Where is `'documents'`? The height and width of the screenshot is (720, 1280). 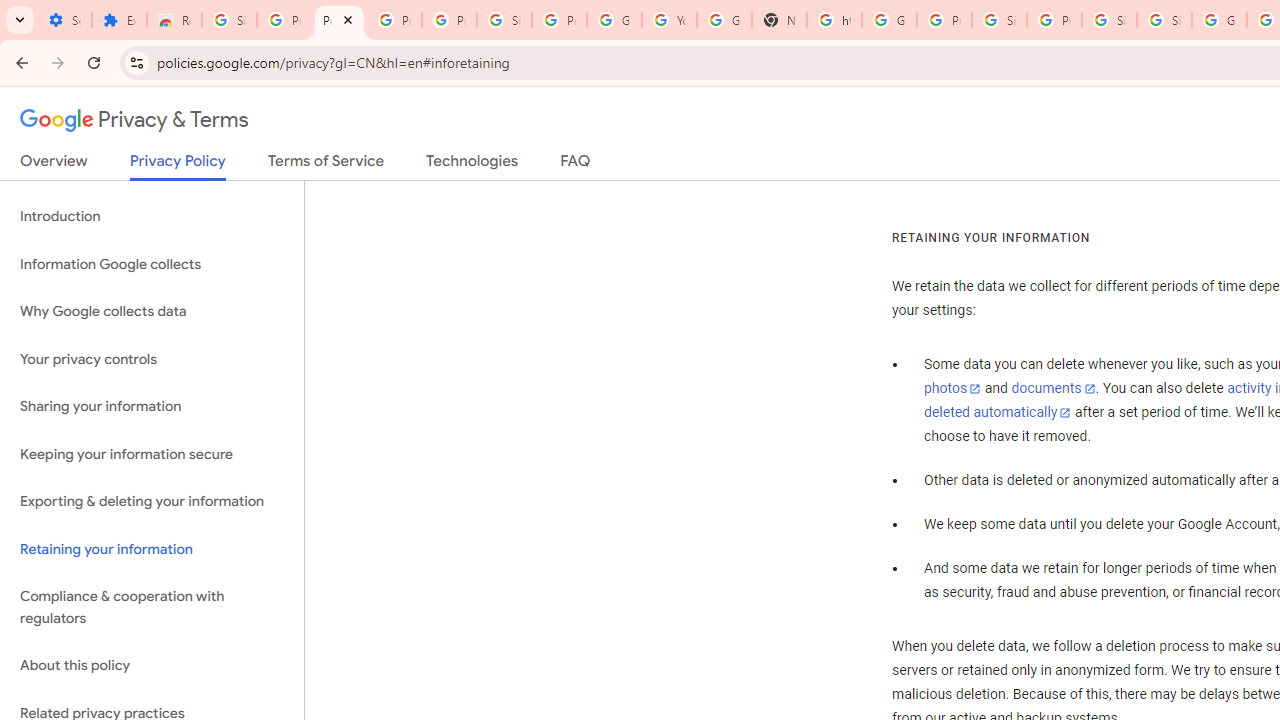 'documents' is located at coordinates (1052, 389).